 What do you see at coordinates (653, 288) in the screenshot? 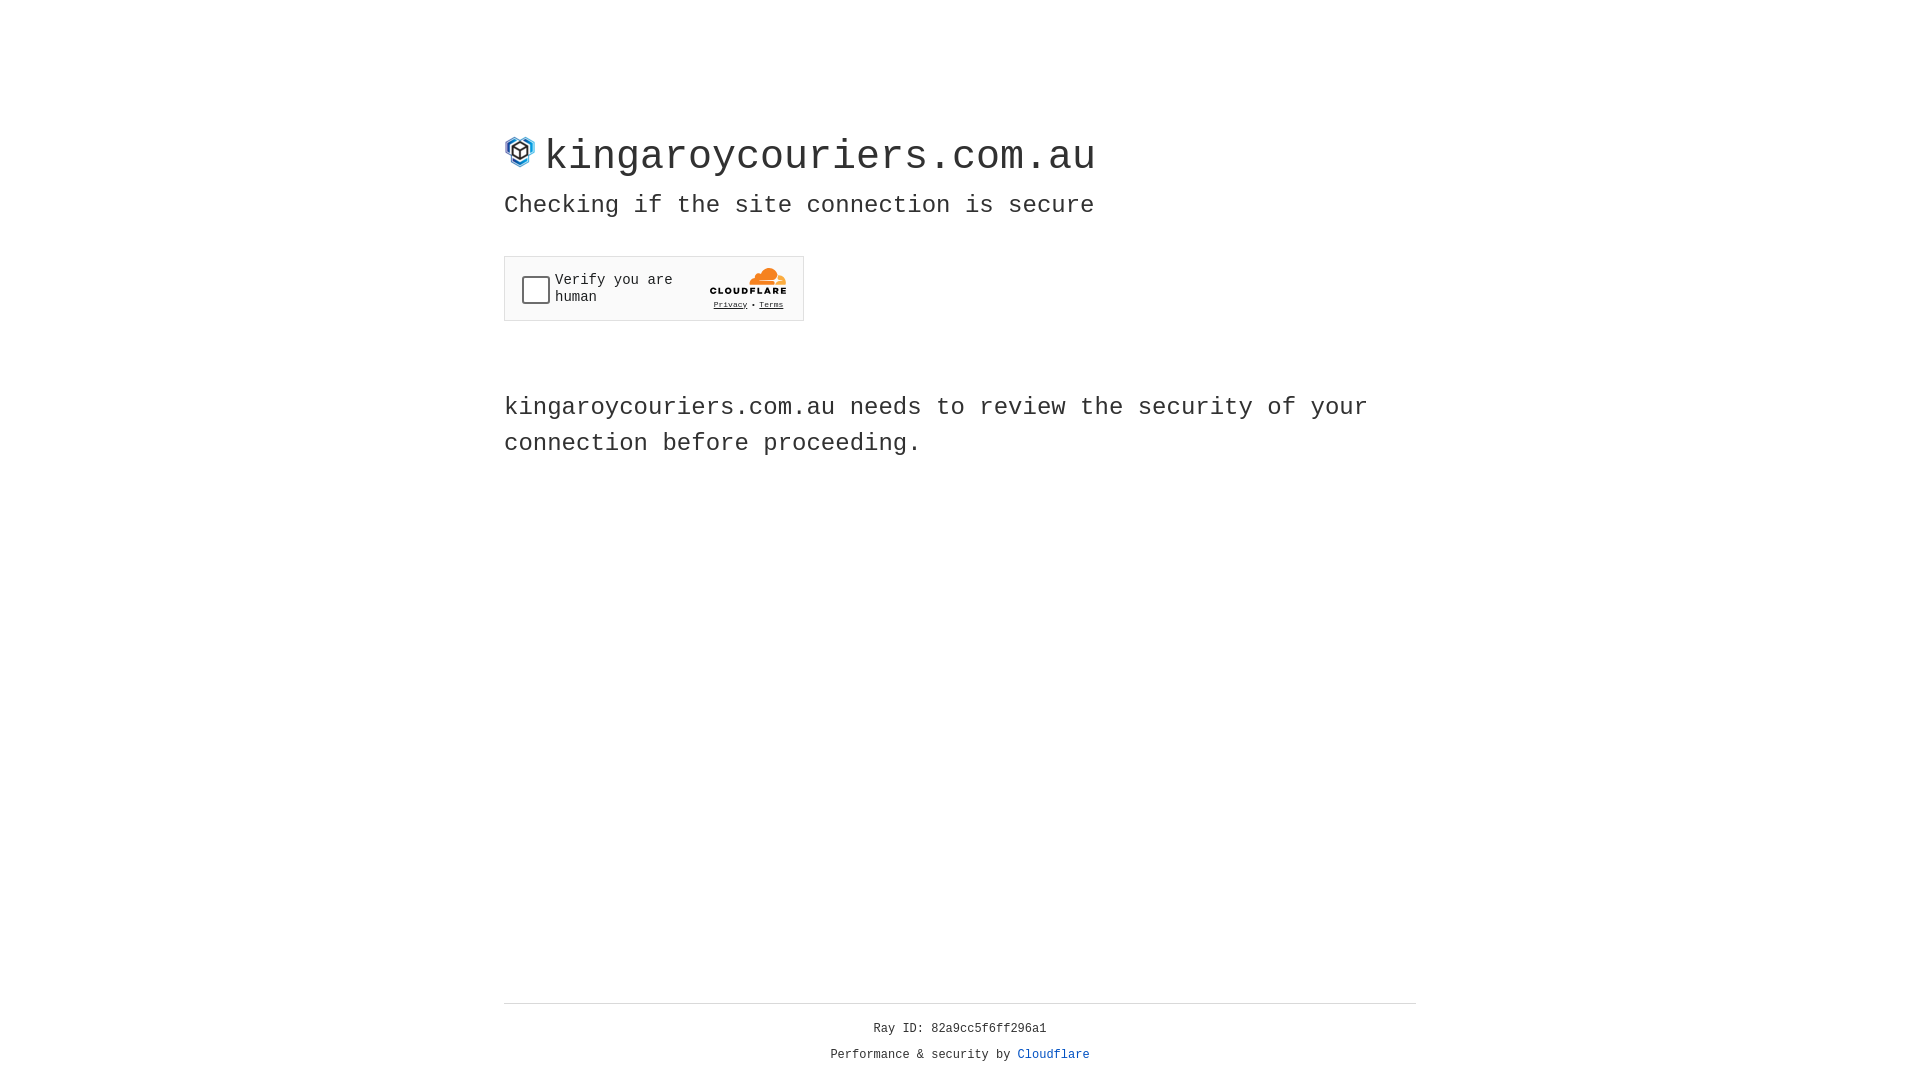
I see `'Widget containing a Cloudflare security challenge'` at bounding box center [653, 288].